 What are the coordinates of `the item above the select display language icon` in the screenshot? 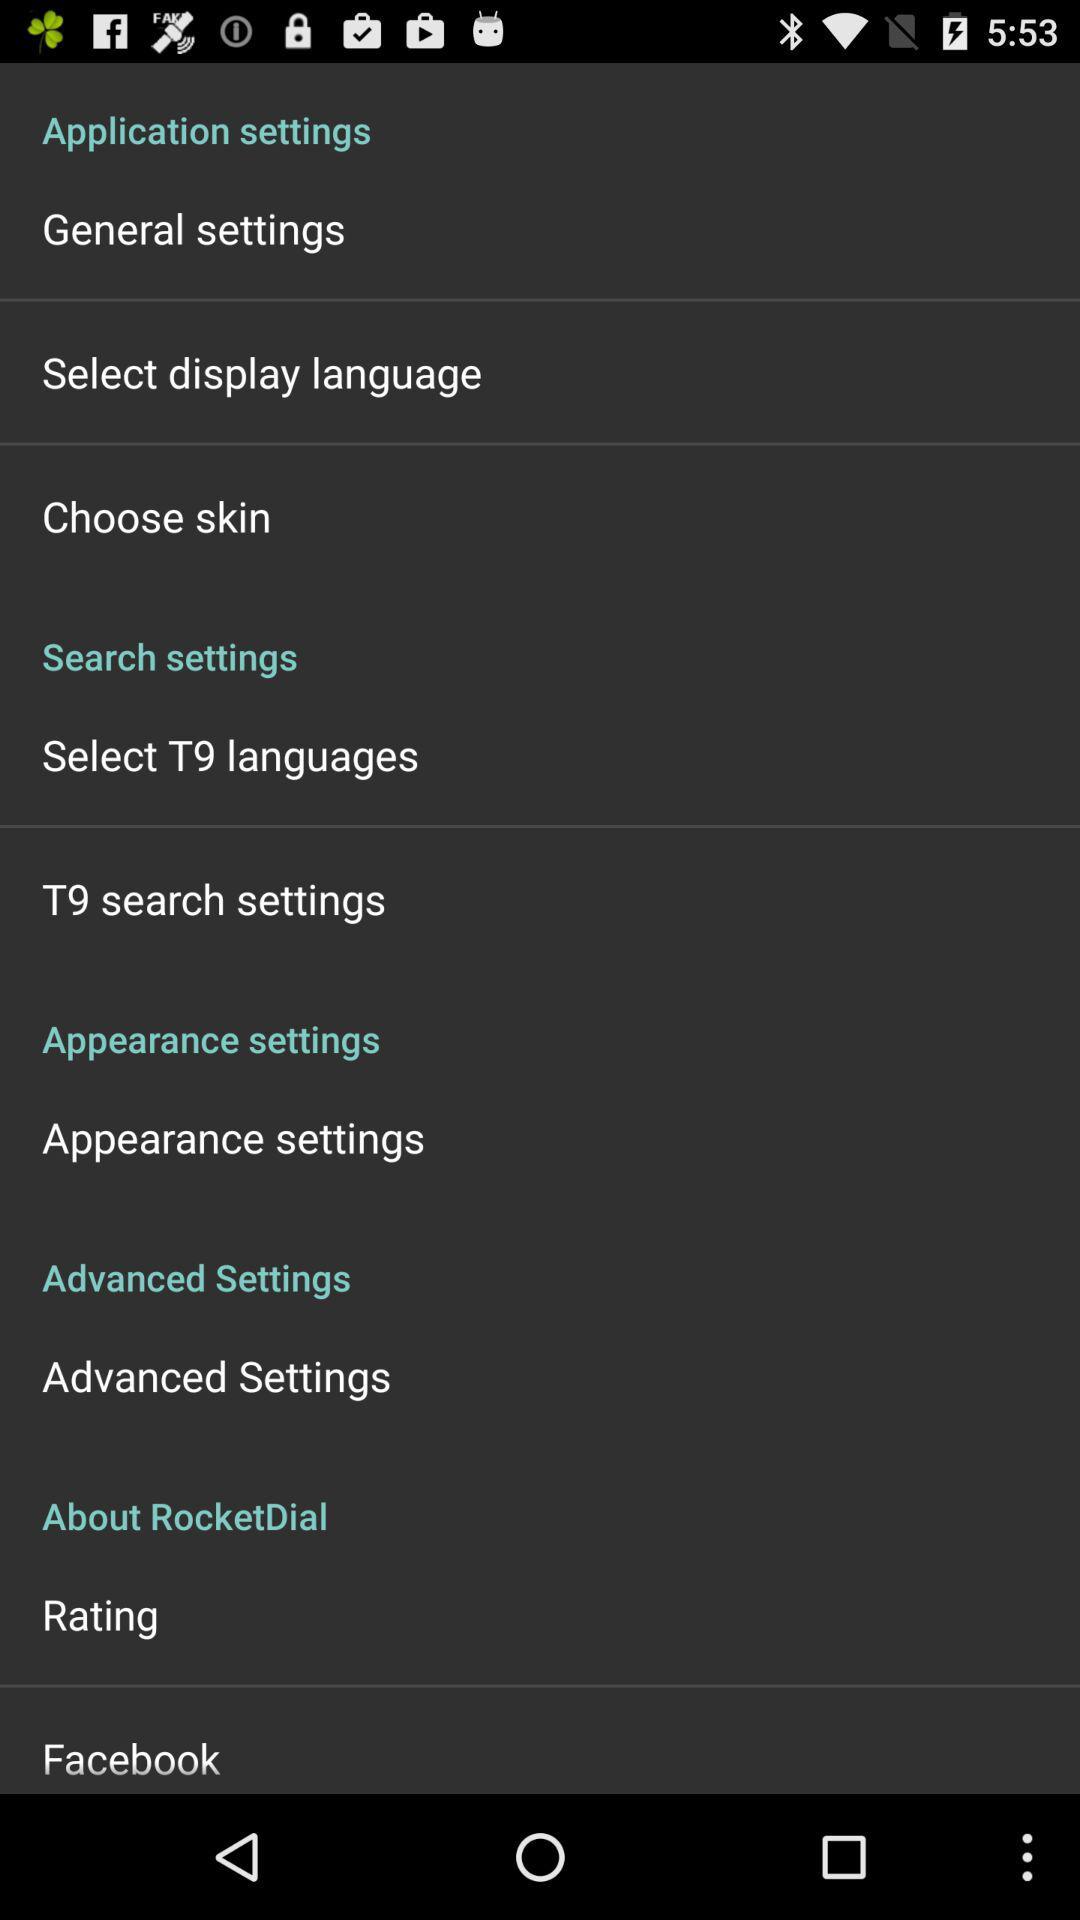 It's located at (193, 228).